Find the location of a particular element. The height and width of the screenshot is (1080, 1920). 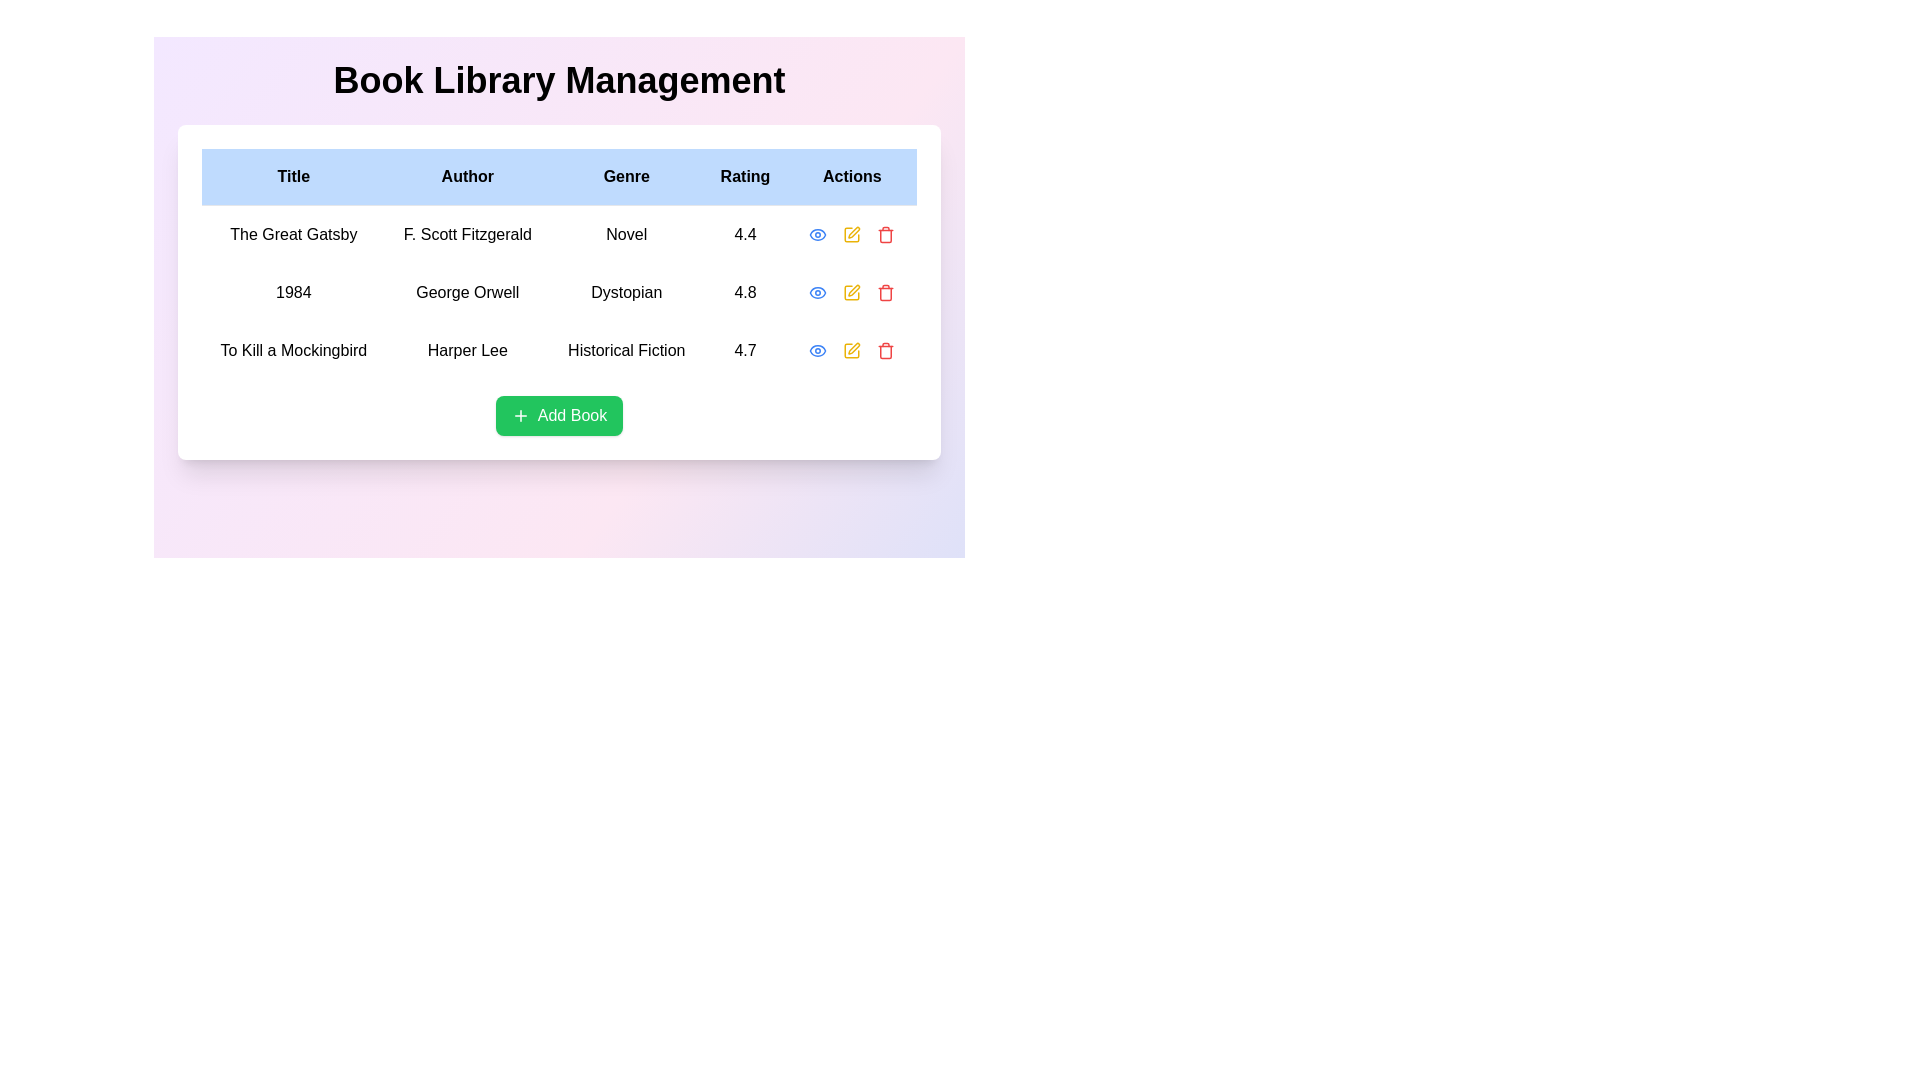

the 'Historical Fiction' text display located in the third cell of the 'Genre' column in the table for 'To Kill a Mockingbird' is located at coordinates (625, 350).